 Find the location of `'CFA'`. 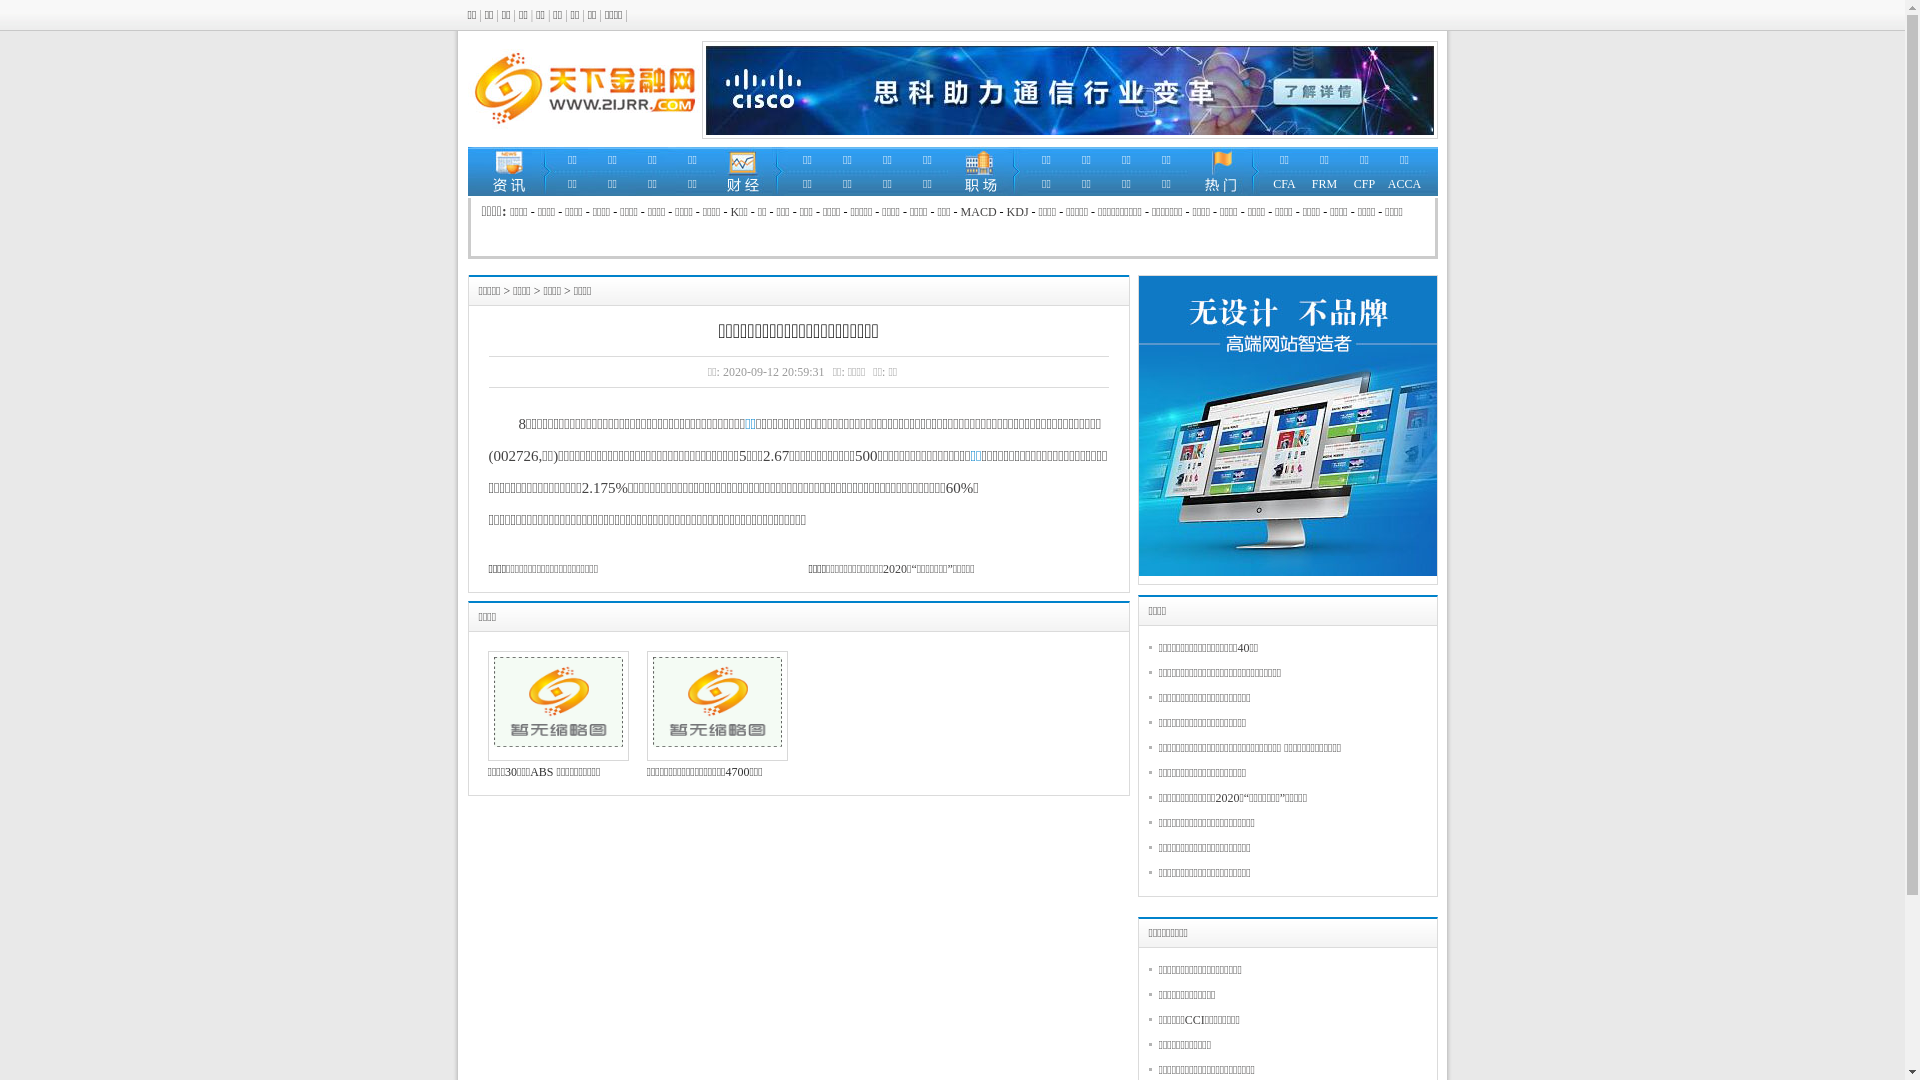

'CFA' is located at coordinates (1283, 184).